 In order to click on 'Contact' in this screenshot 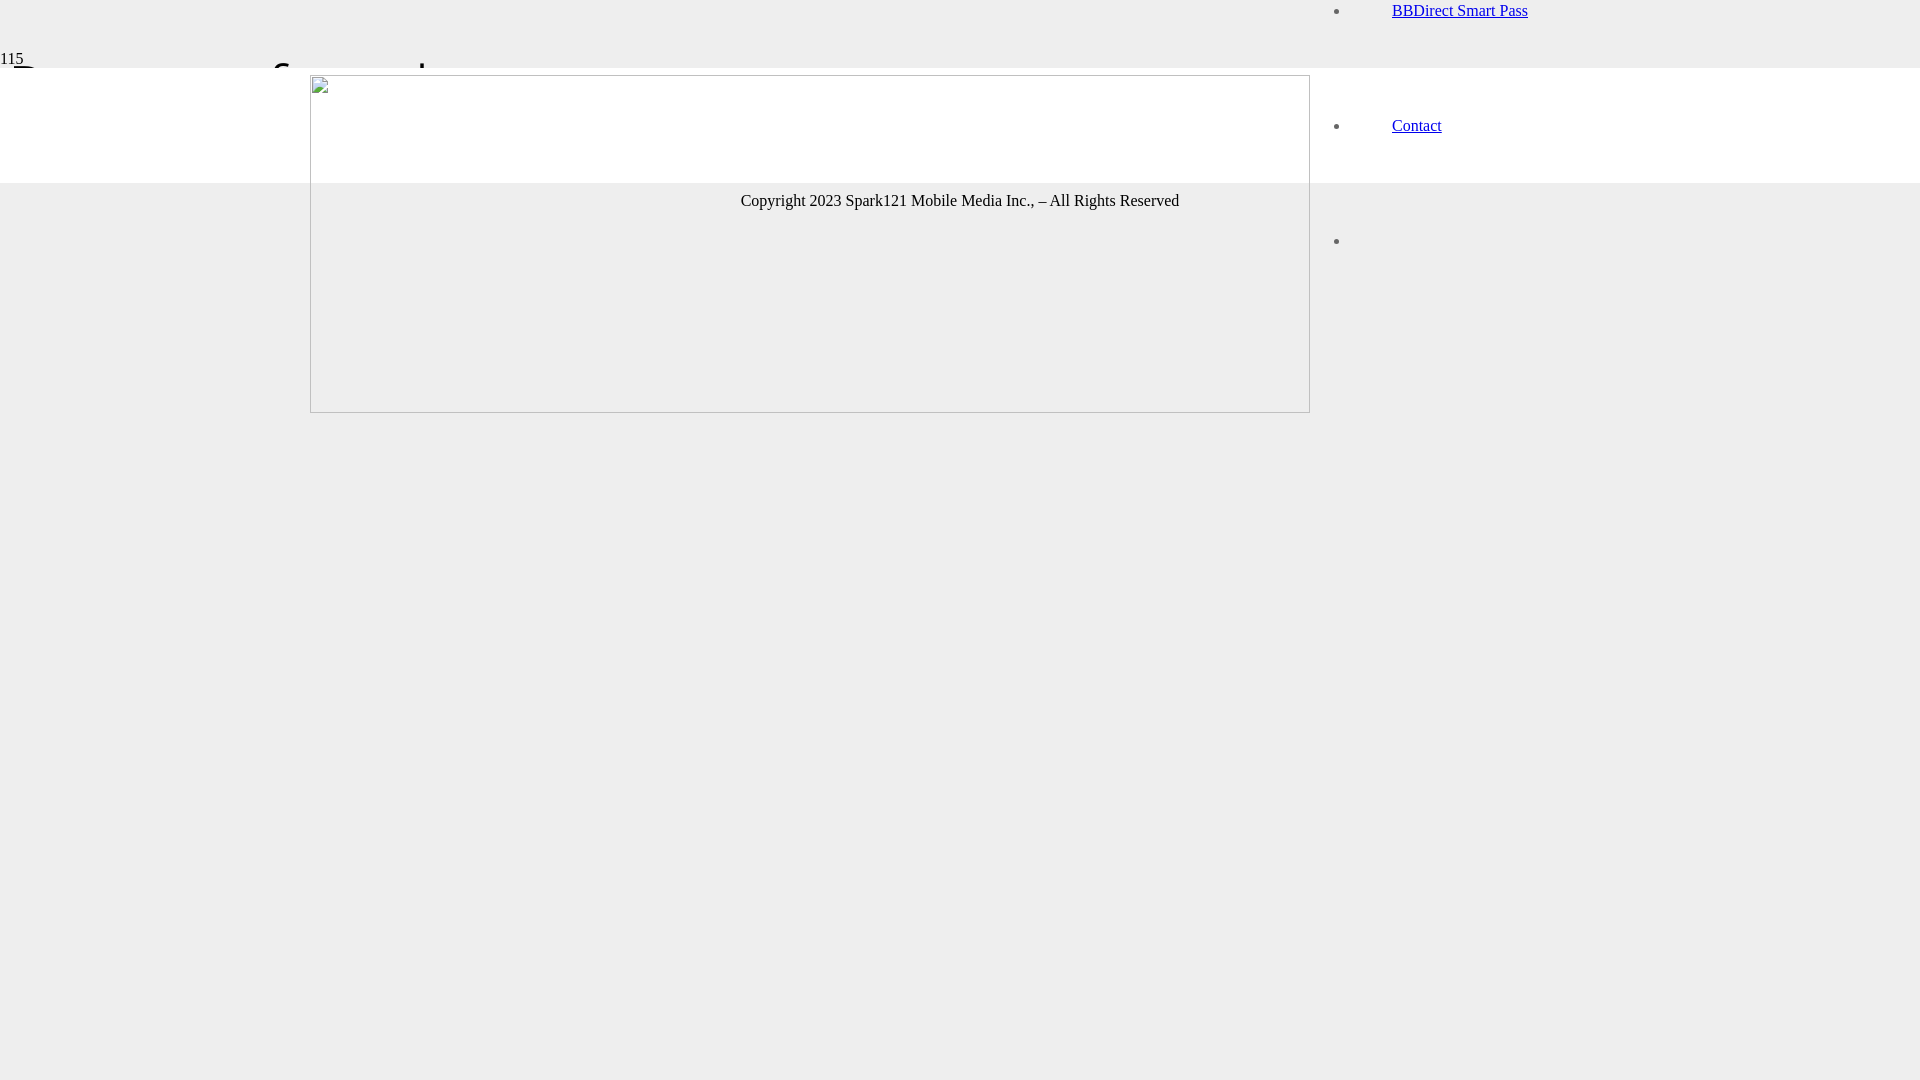, I will do `click(1415, 125)`.